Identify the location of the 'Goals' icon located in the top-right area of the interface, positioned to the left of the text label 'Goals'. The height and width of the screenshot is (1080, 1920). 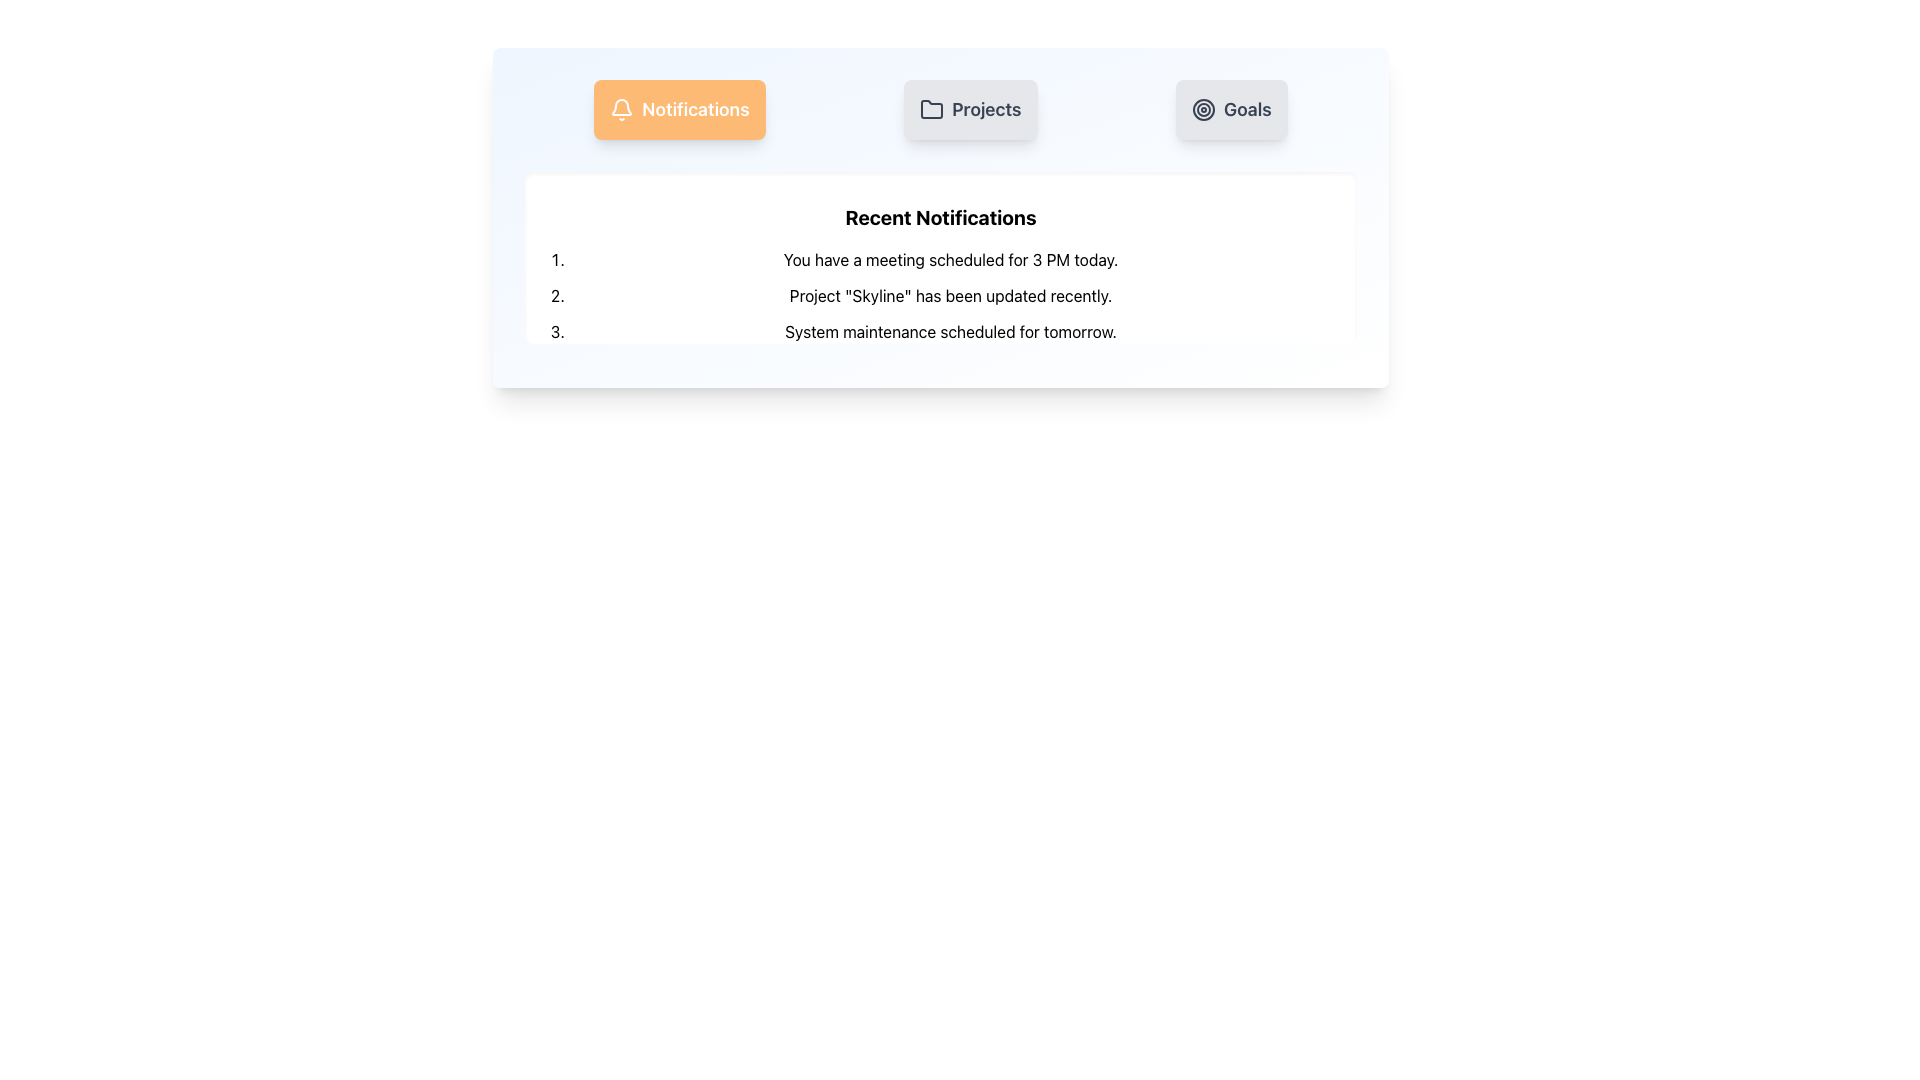
(1203, 110).